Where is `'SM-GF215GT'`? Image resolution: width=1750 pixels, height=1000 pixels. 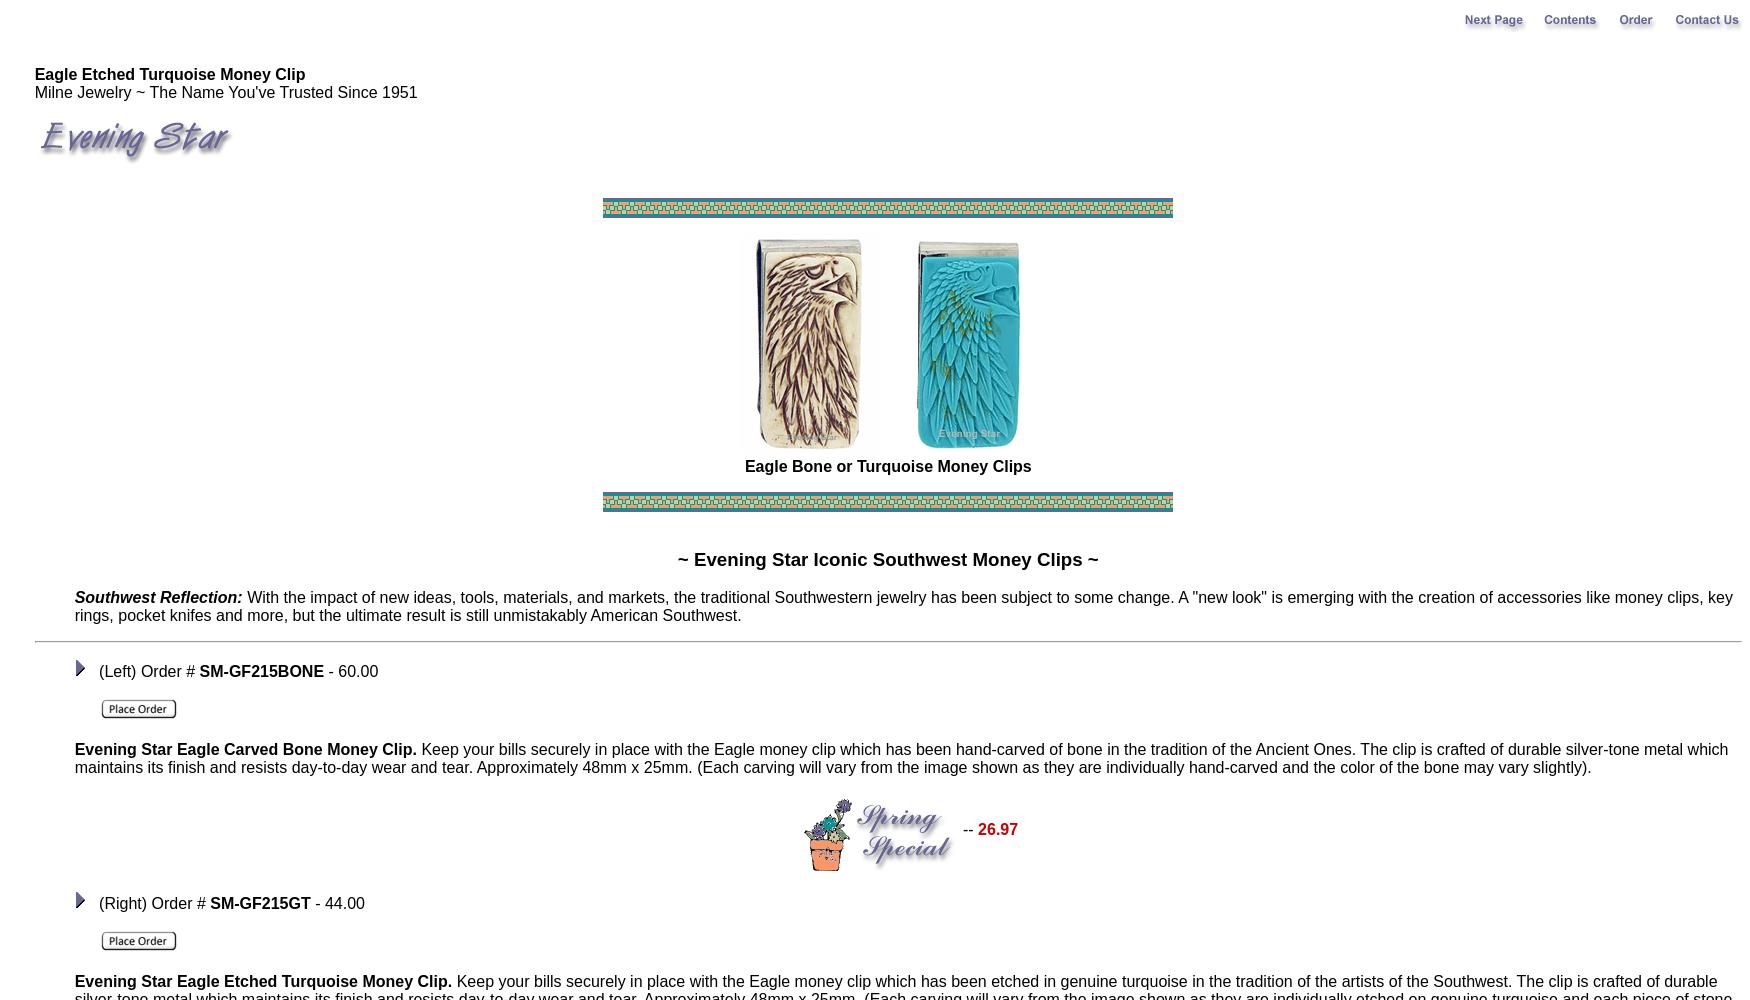
'SM-GF215GT' is located at coordinates (210, 903).